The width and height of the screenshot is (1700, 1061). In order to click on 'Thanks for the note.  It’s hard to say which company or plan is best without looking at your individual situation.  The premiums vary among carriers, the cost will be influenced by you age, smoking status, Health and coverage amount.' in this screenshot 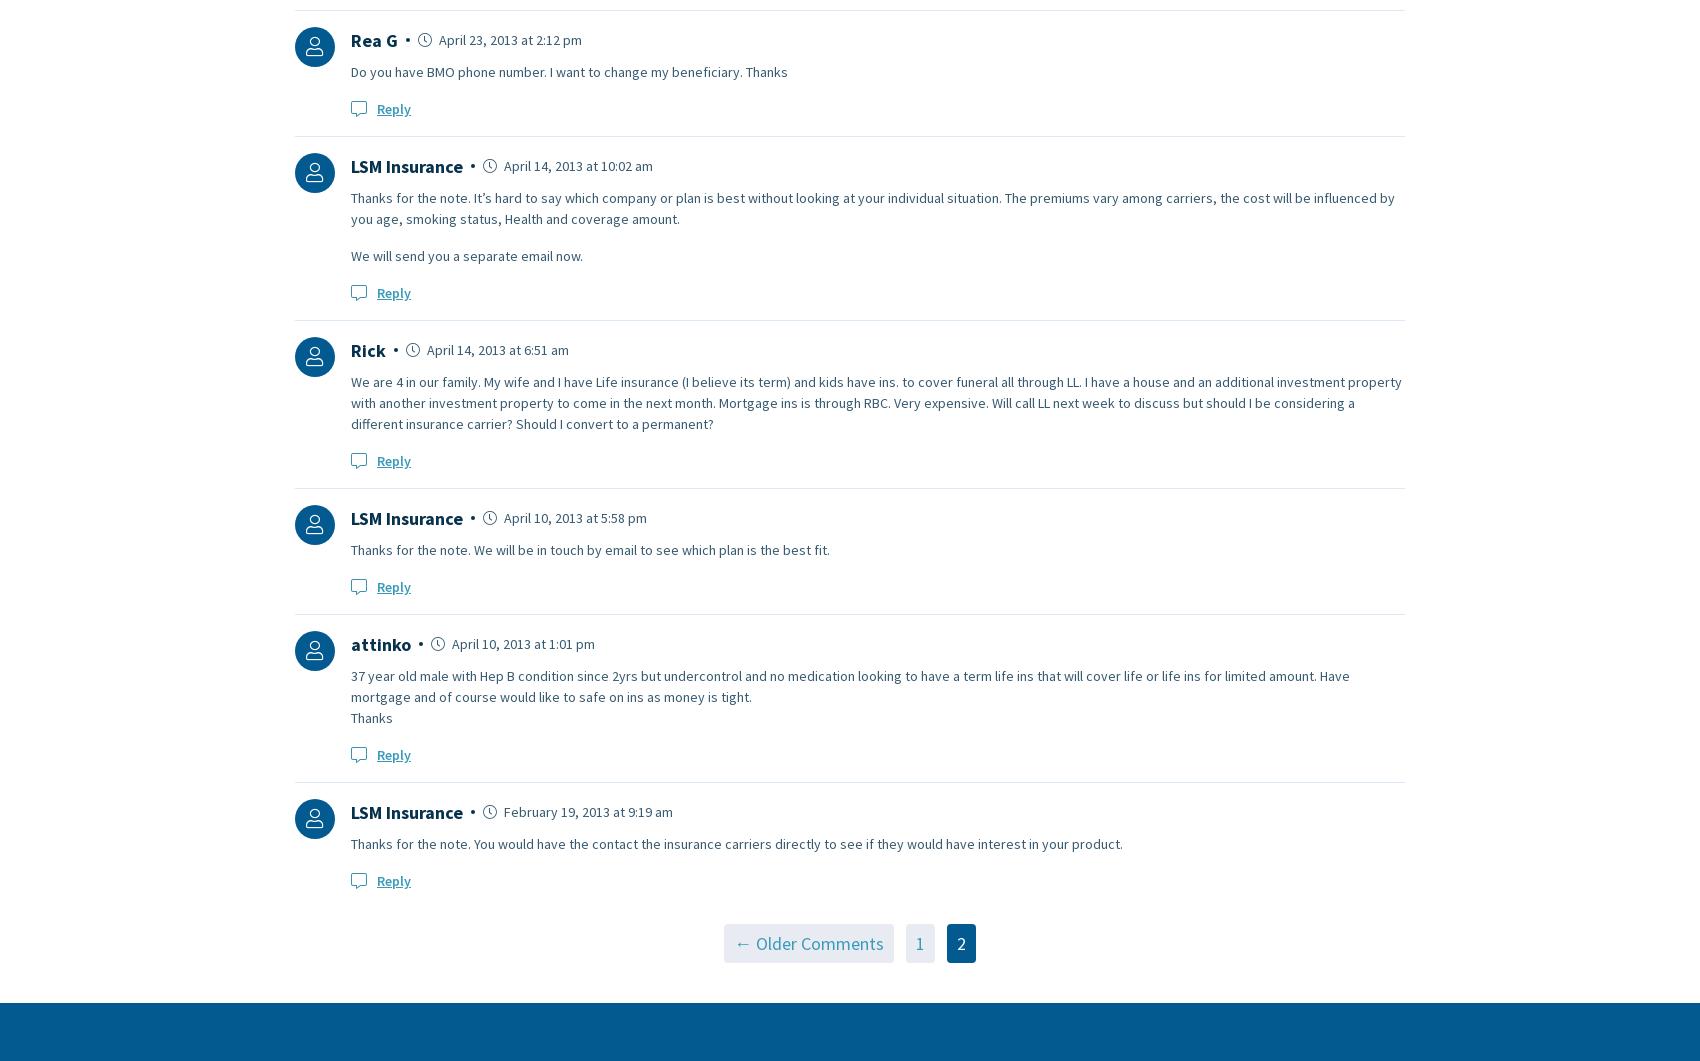, I will do `click(350, 206)`.